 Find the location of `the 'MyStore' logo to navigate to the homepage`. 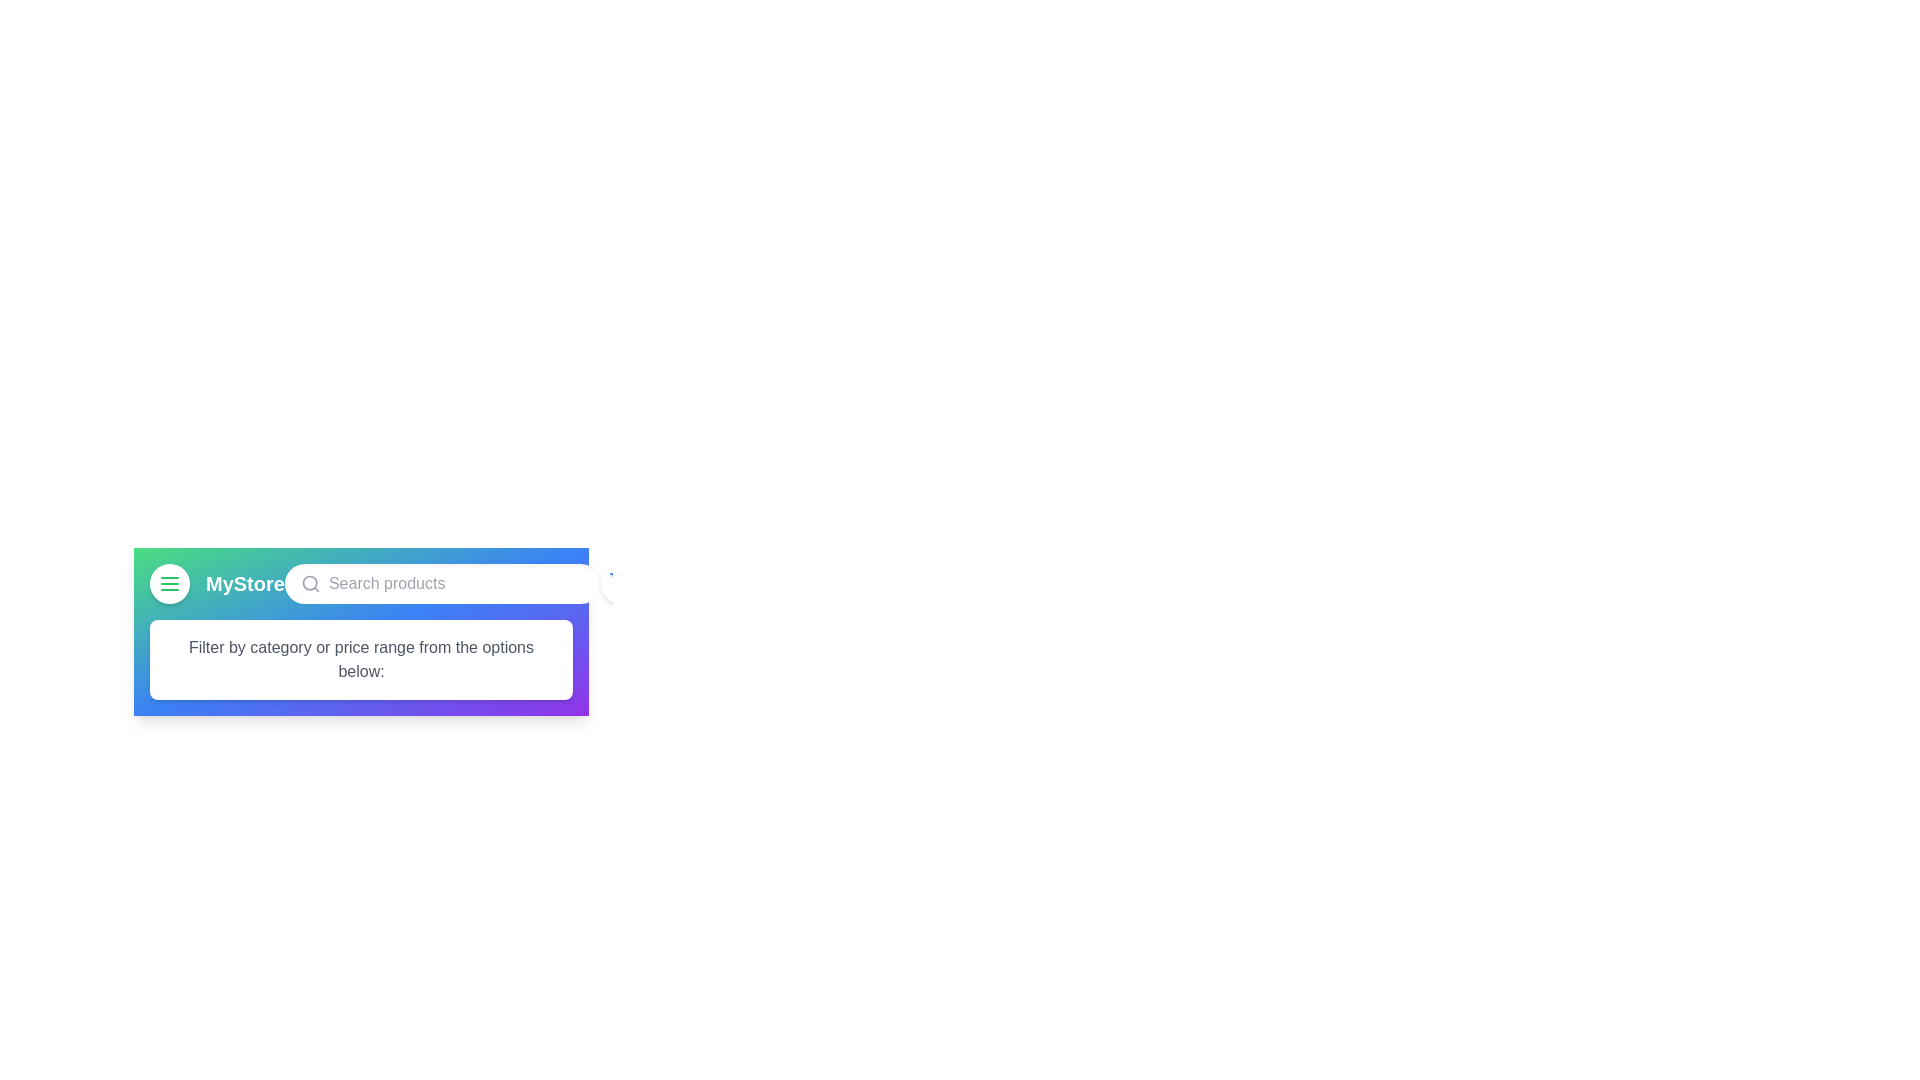

the 'MyStore' logo to navigate to the homepage is located at coordinates (243, 583).